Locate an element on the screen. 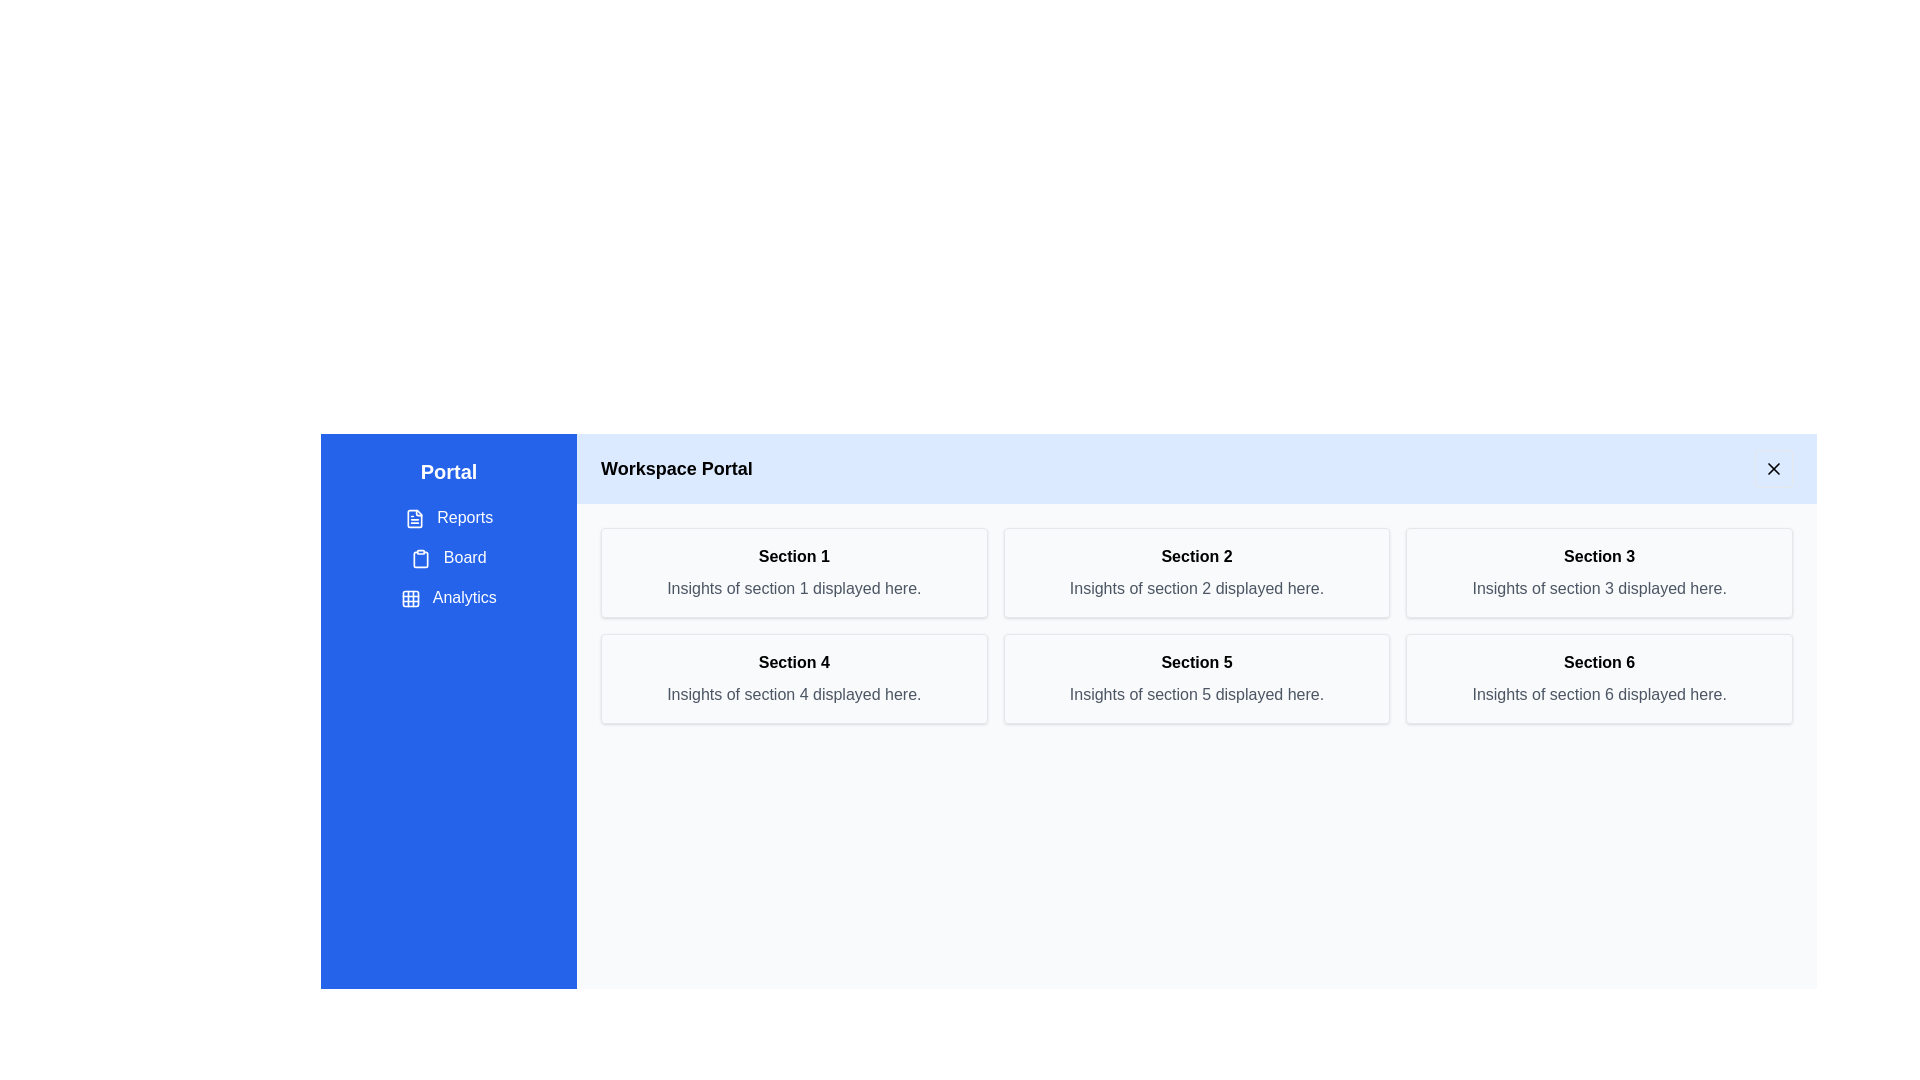  the clipboard icon in the left sidebar associated with the 'Board' text is located at coordinates (420, 558).